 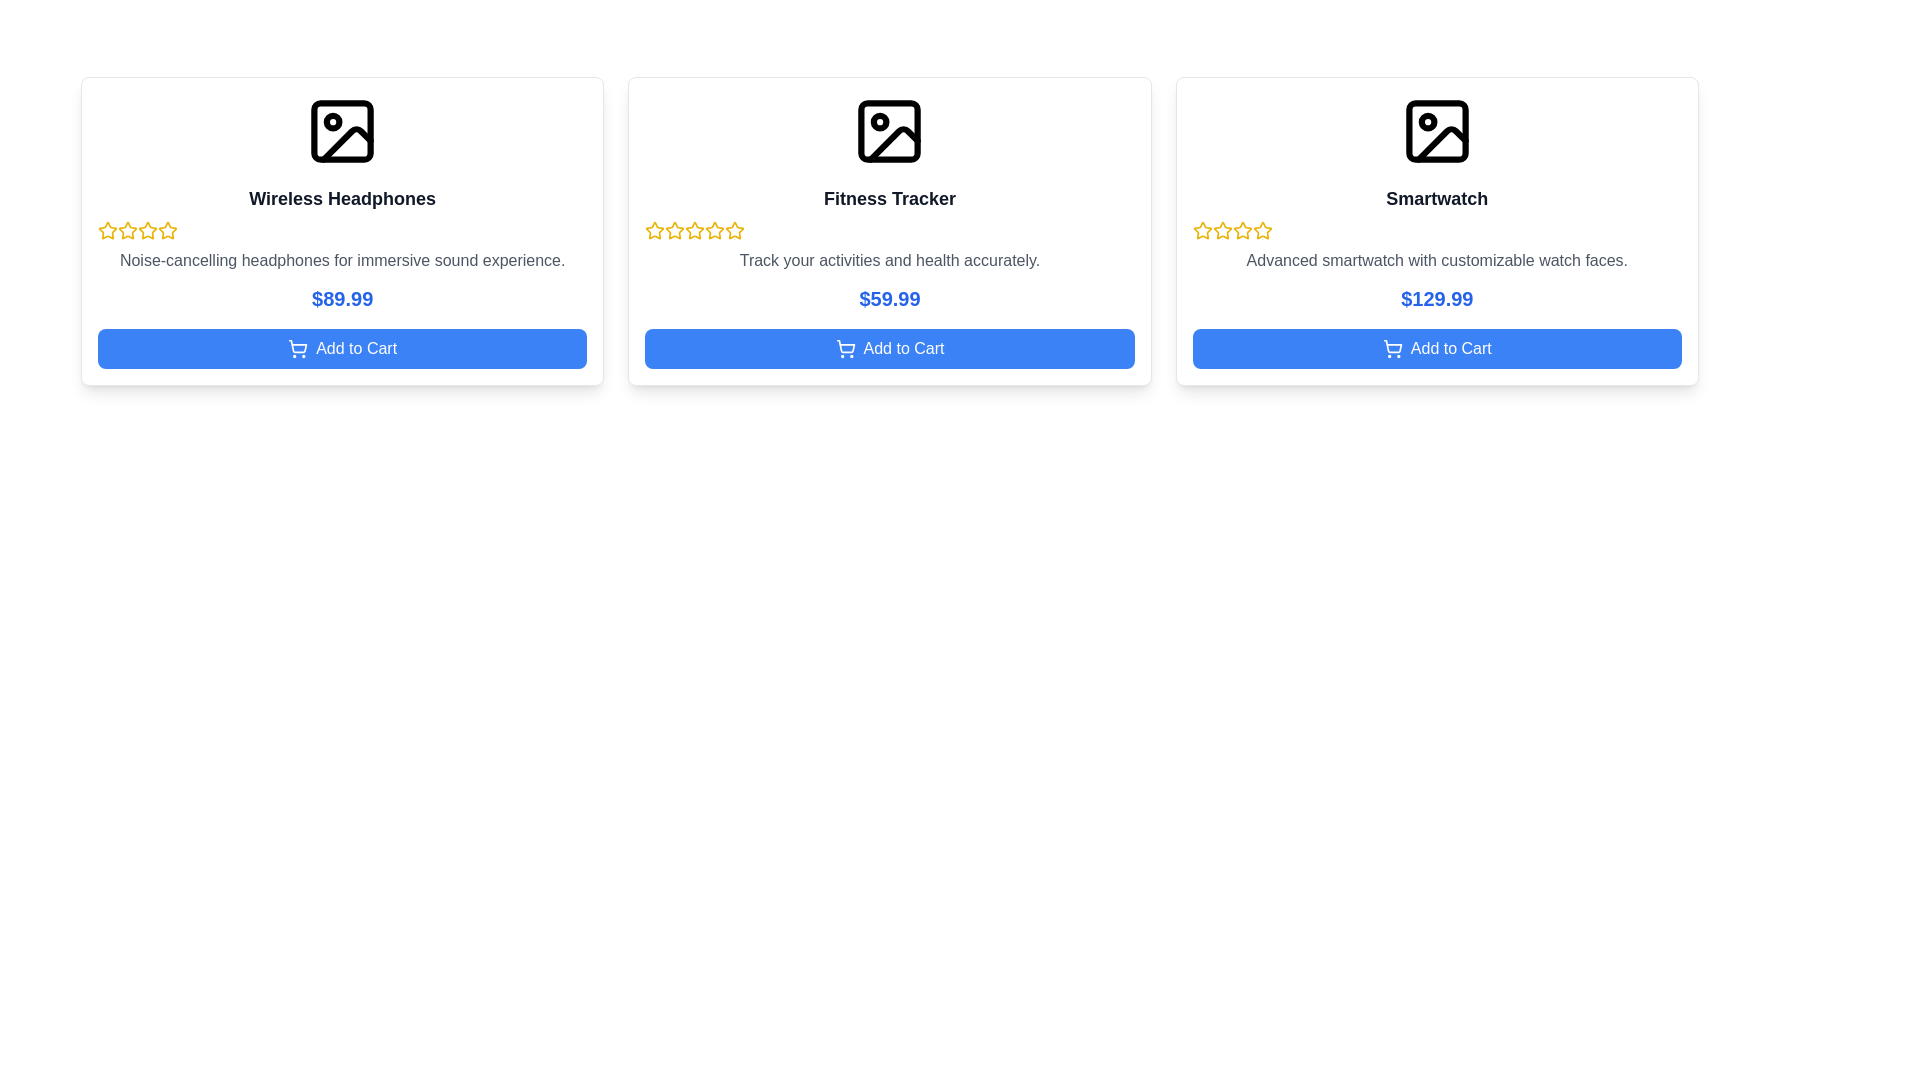 I want to click on the image placeholder or icon located in the 'Smartwatch' card, positioned at the top center above the 'Smartwatch' text and rating stars, so click(x=1436, y=131).